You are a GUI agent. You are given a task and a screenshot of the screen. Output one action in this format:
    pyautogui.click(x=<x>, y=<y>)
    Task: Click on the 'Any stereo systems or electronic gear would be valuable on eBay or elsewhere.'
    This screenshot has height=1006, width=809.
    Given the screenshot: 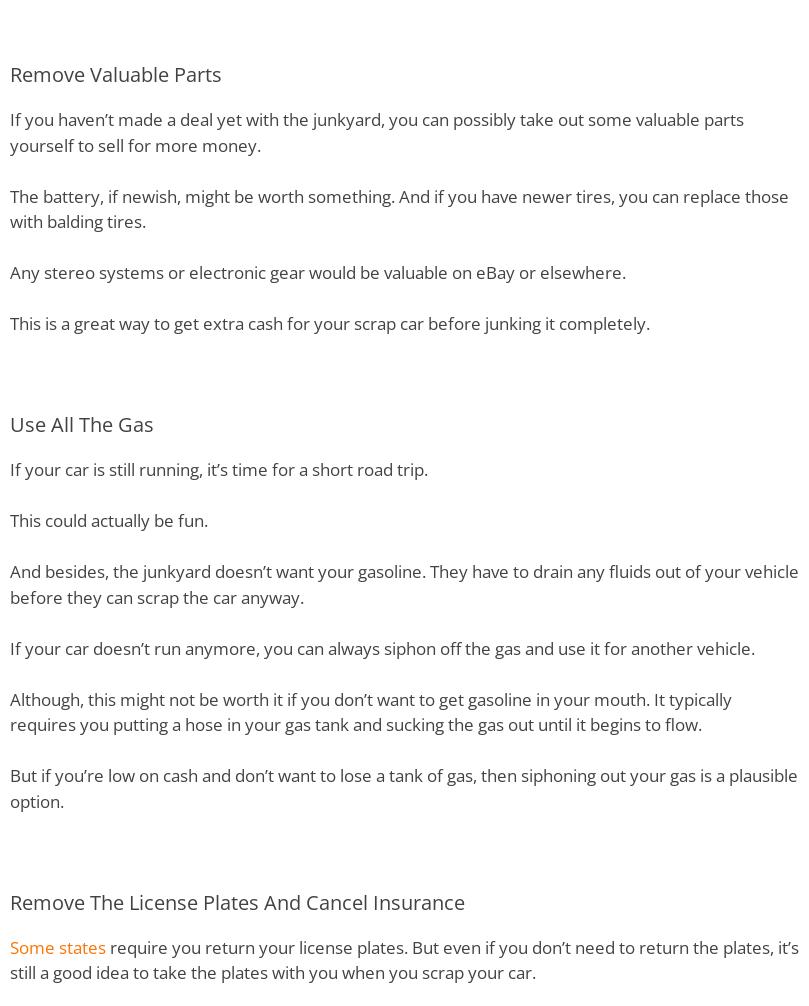 What is the action you would take?
    pyautogui.click(x=318, y=271)
    